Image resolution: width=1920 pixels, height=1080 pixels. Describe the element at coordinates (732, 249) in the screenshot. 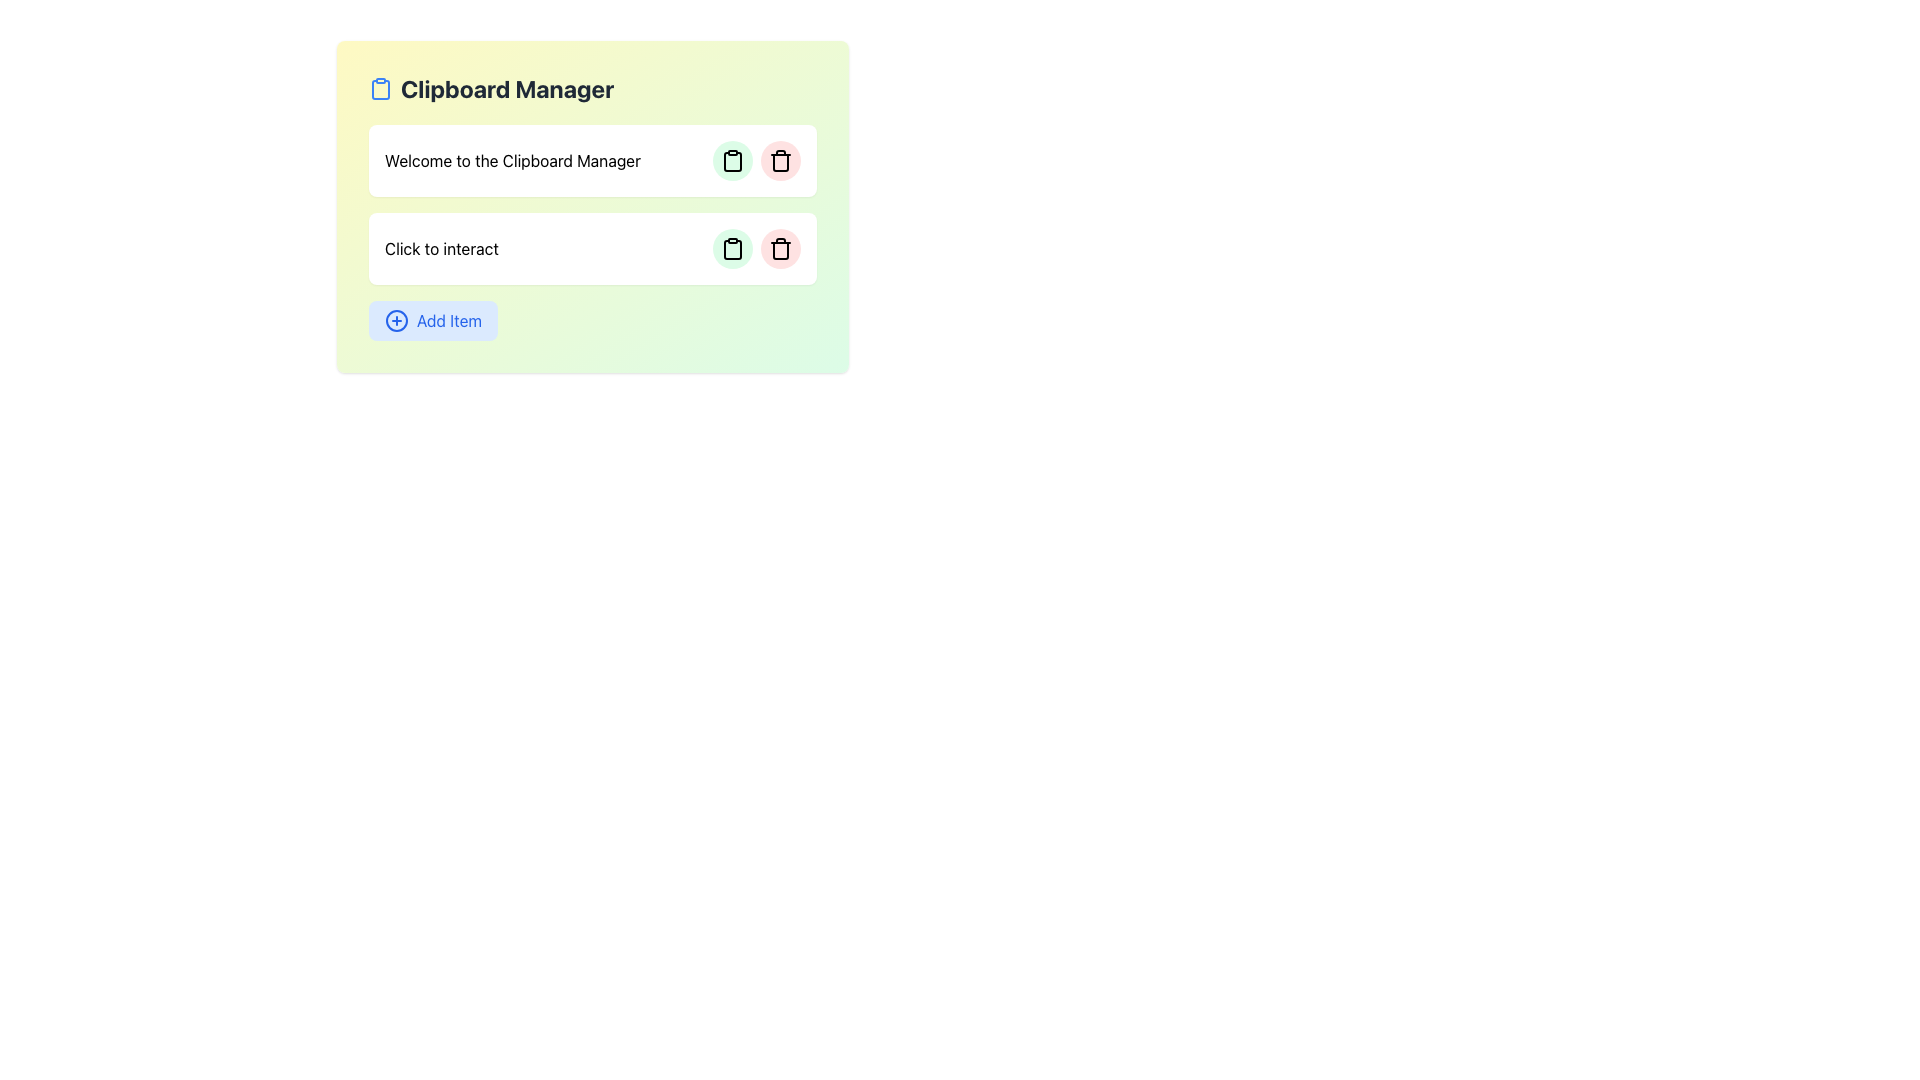

I see `the clipboard icon located in the second row of the Clipboard Manager interface, to the right of the text 'Click to interact'` at that location.